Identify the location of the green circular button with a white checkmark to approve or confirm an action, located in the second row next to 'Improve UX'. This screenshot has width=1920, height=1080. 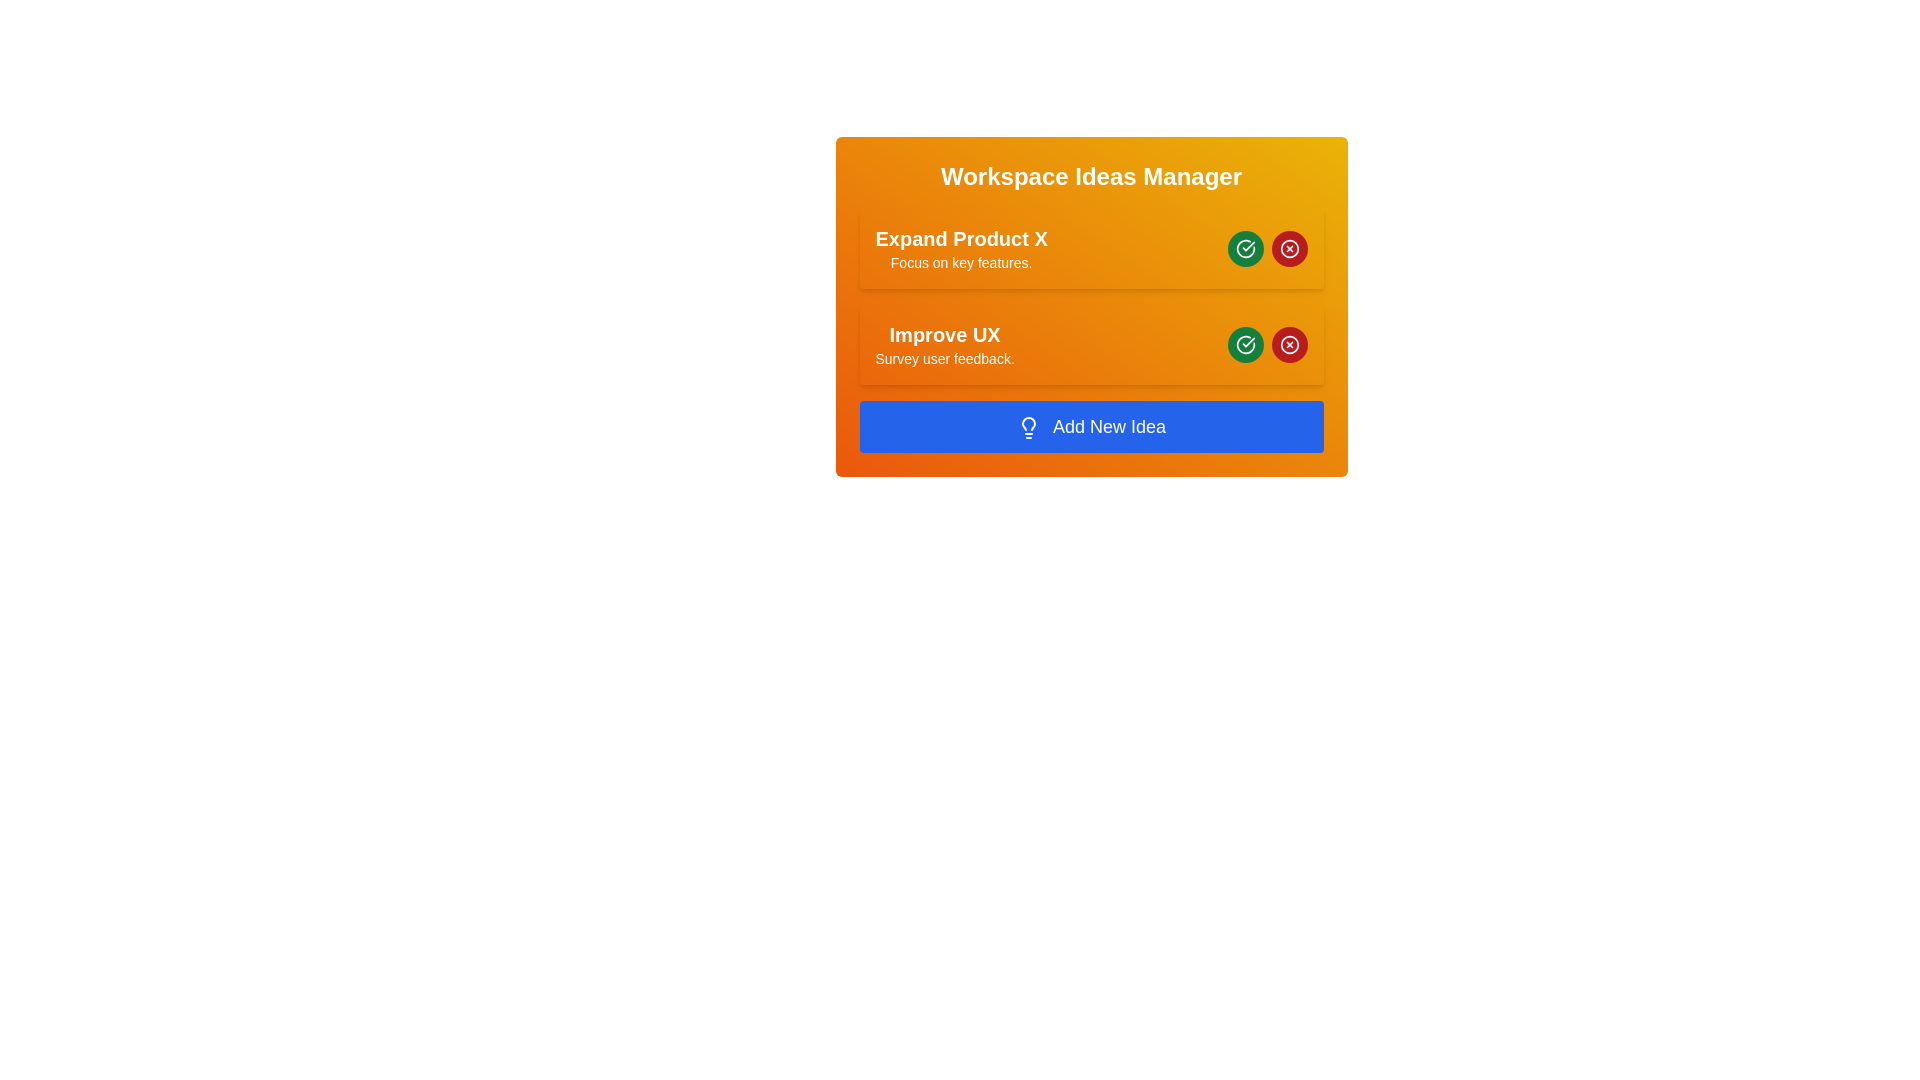
(1244, 248).